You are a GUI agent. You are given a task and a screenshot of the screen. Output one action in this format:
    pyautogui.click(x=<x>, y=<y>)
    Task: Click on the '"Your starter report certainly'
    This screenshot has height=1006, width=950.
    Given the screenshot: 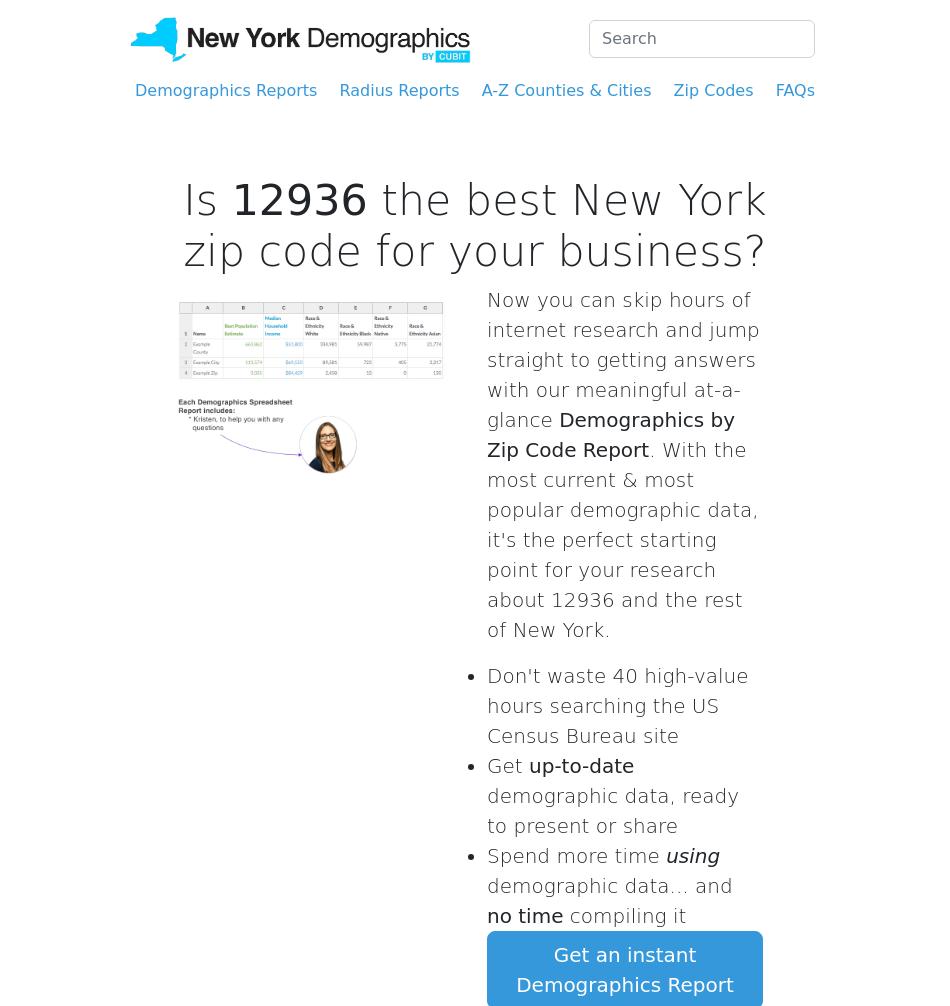 What is the action you would take?
    pyautogui.click(x=630, y=340)
    